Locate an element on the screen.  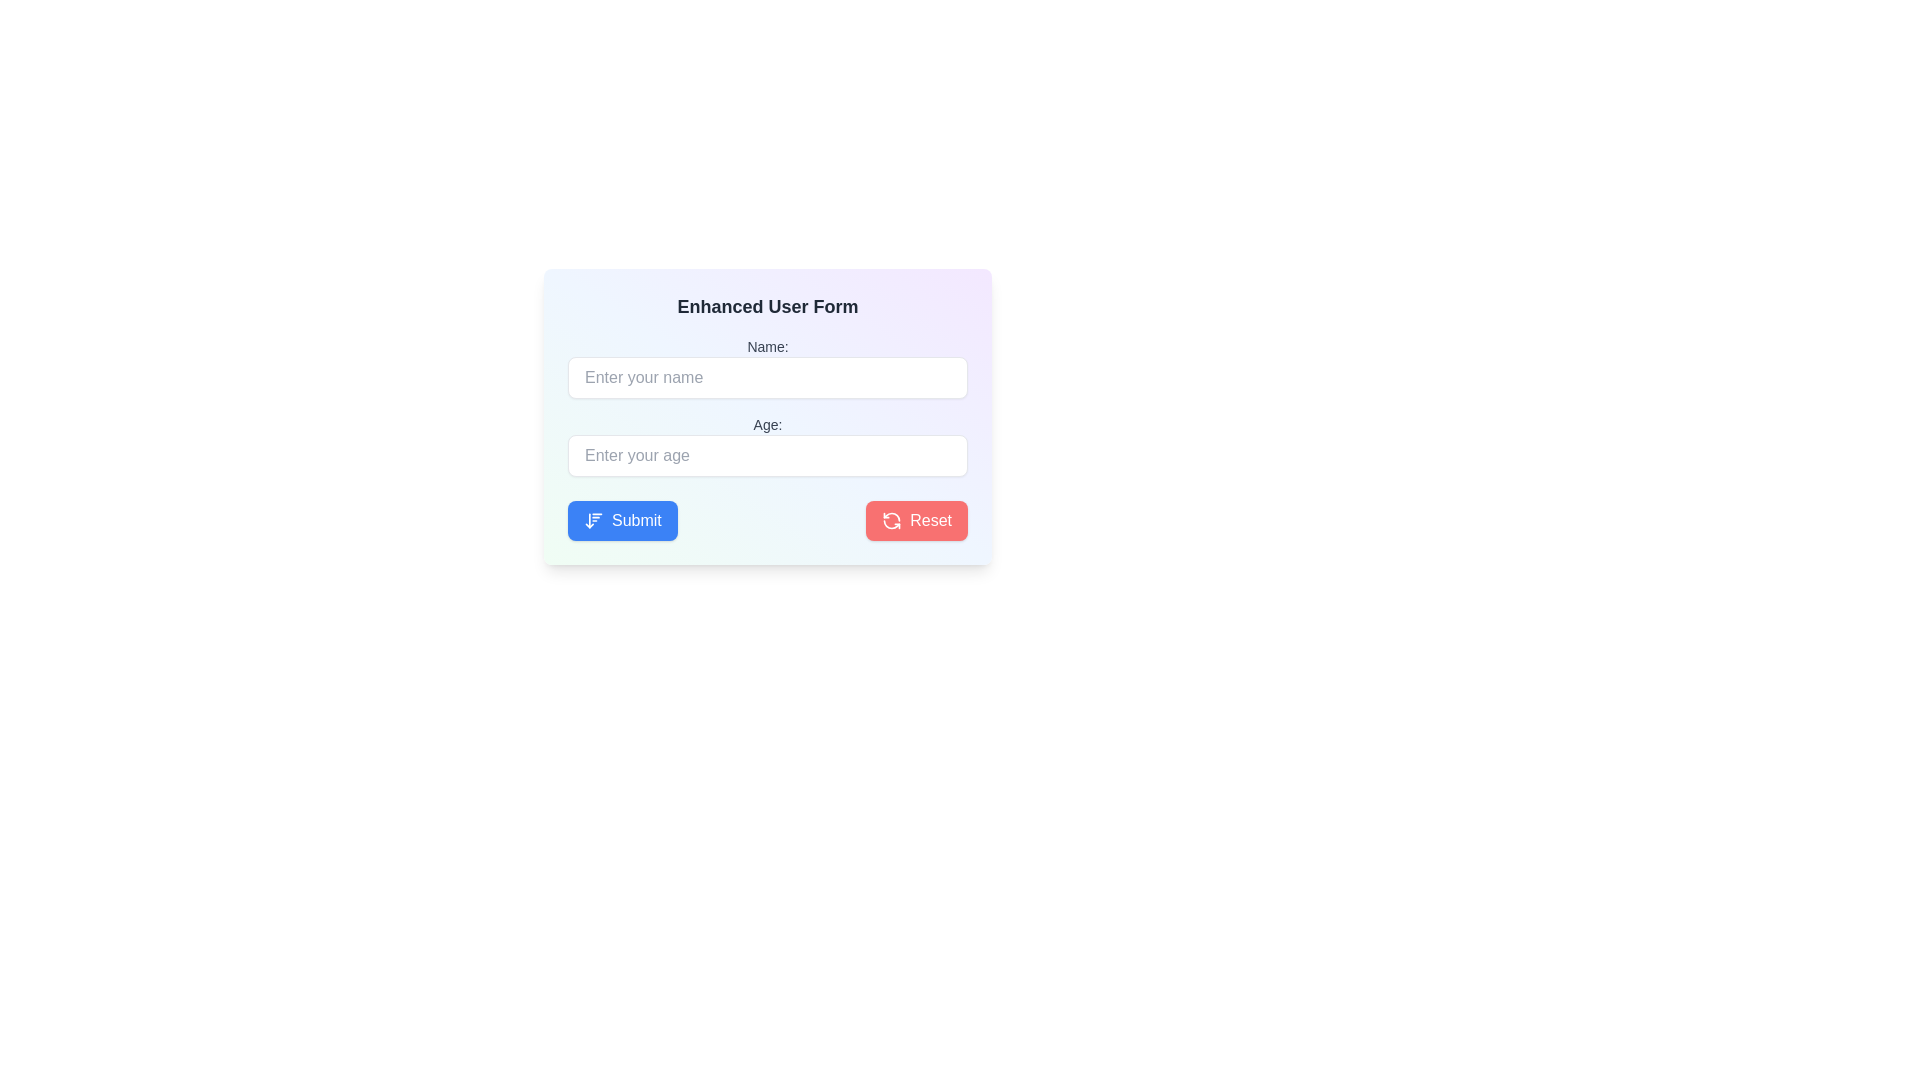
the 'Submit' button with a blue background and white text at the bottom left of the user form is located at coordinates (621, 519).